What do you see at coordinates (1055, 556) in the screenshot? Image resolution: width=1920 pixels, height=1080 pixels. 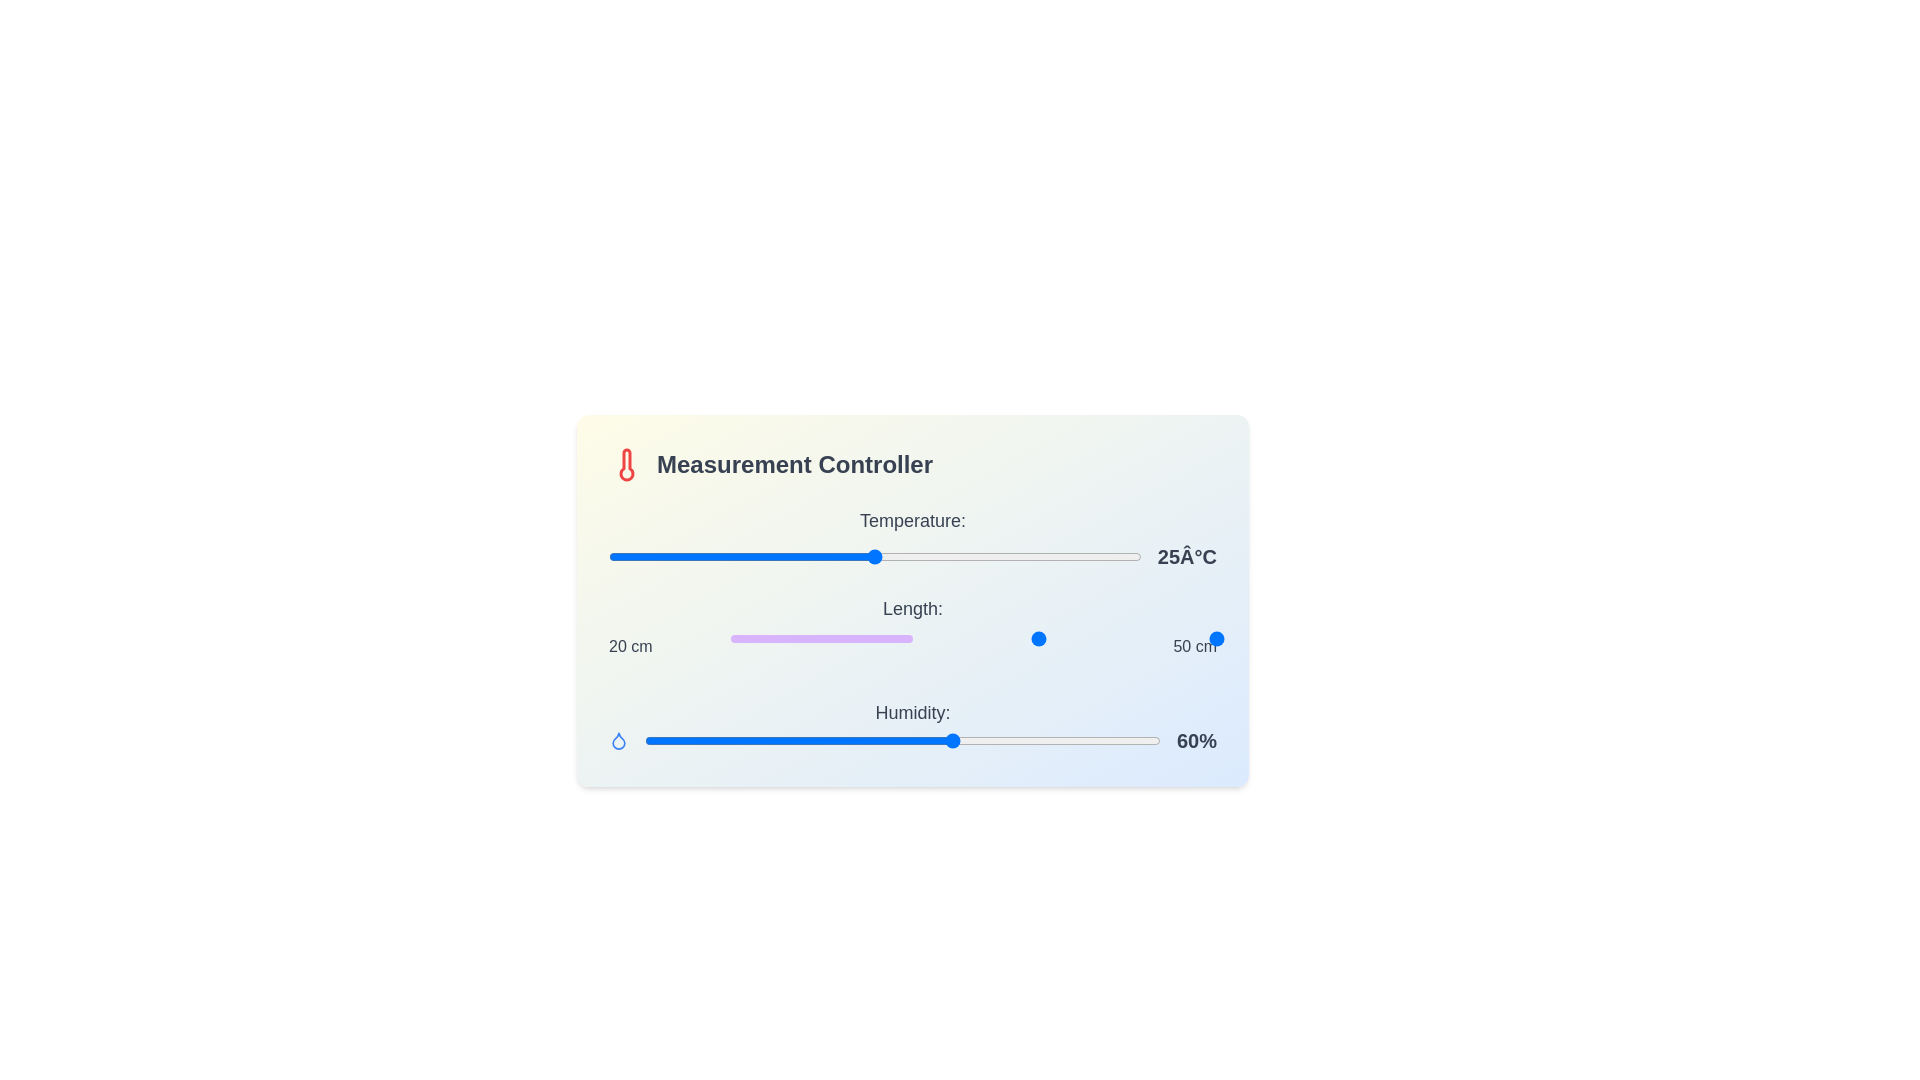 I see `the slider` at bounding box center [1055, 556].